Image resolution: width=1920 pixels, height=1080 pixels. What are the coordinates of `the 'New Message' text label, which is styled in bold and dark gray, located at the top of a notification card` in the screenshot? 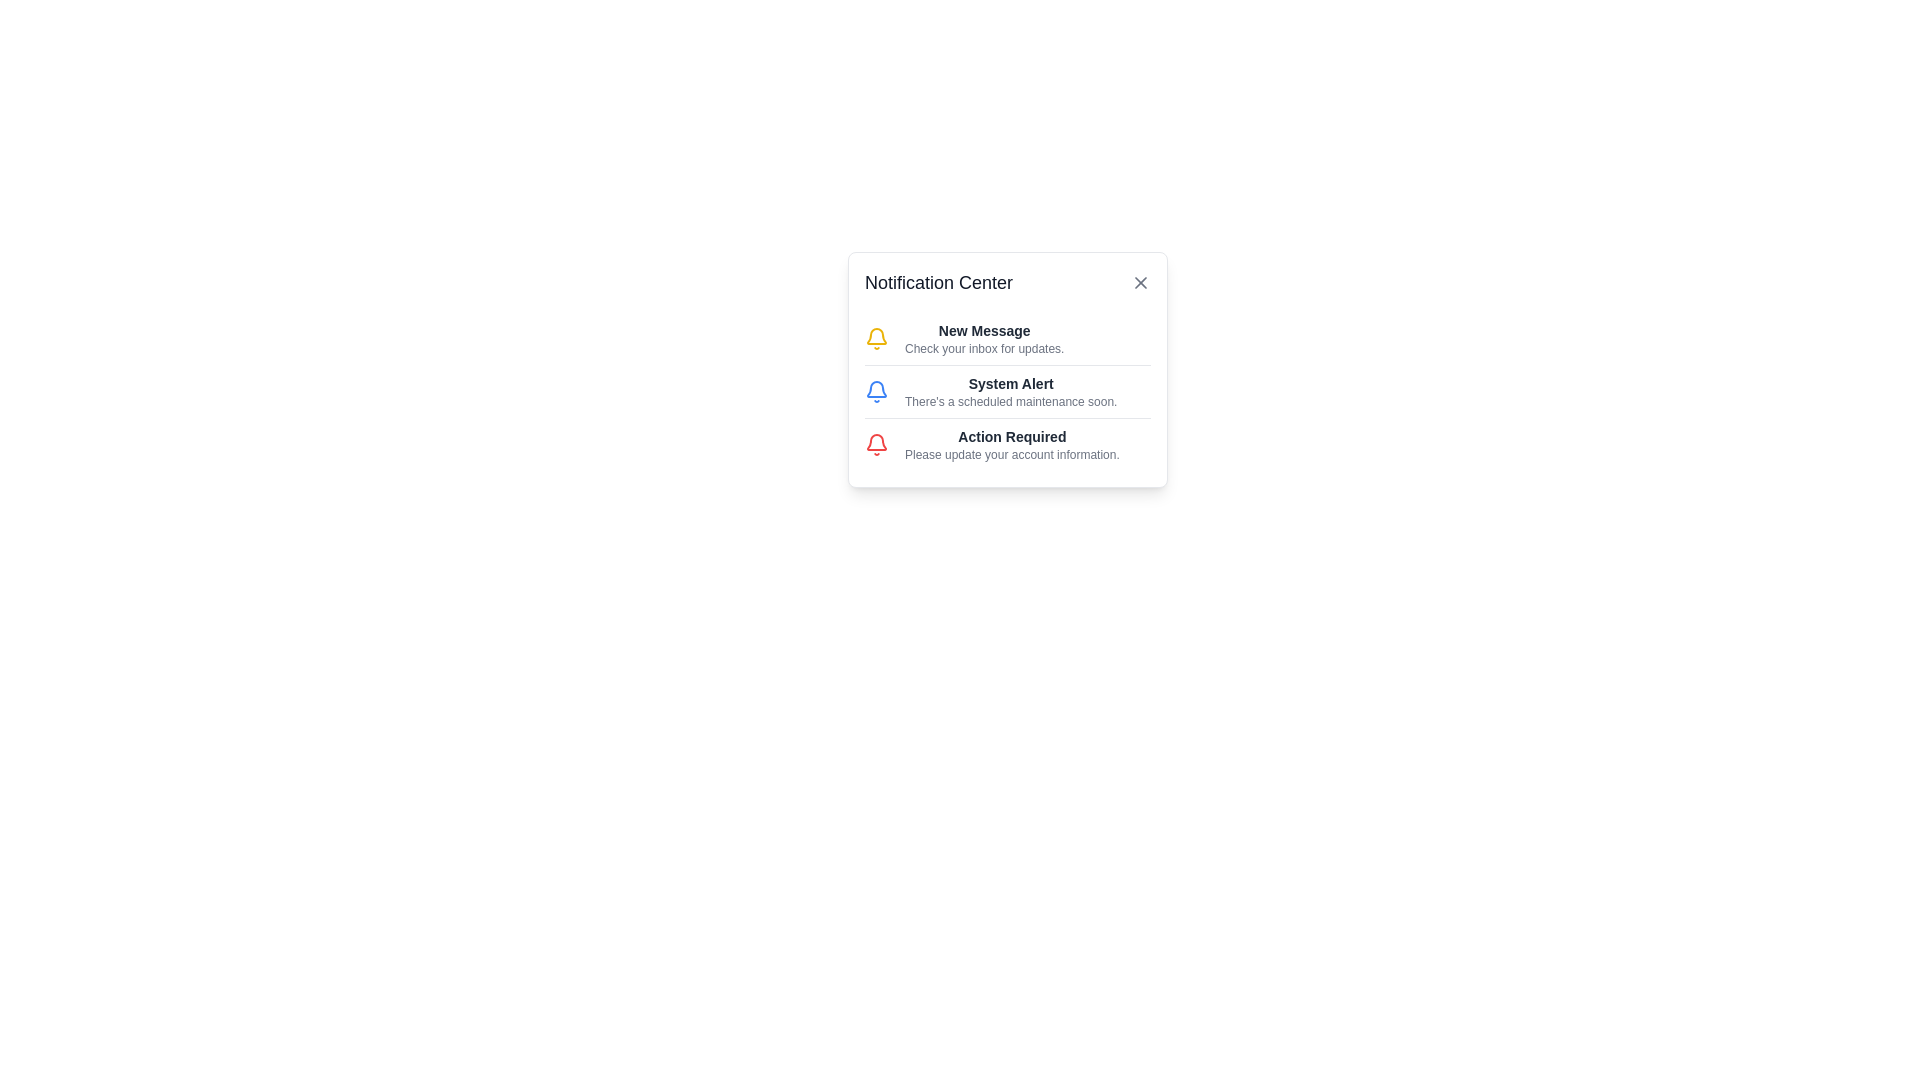 It's located at (984, 330).